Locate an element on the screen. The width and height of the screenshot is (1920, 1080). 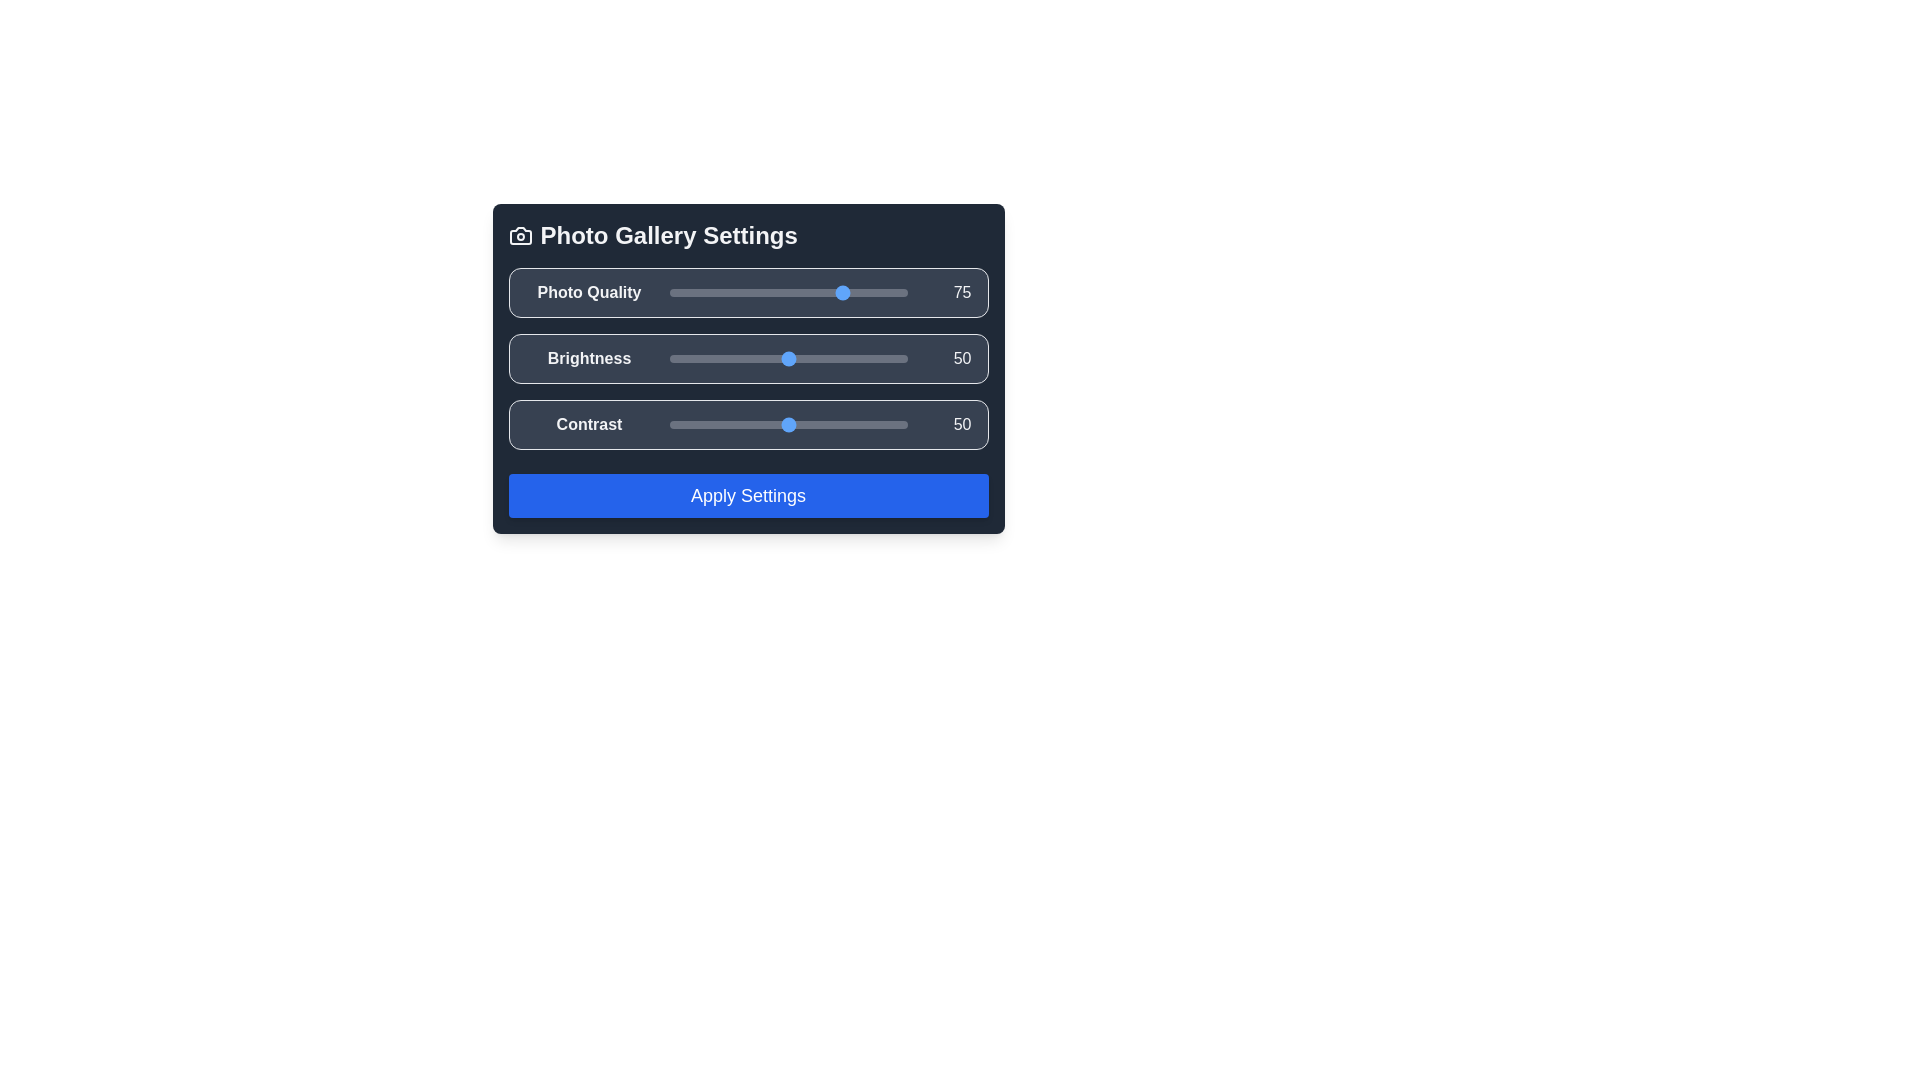
the Configuration Panel labeled 'Photo Gallery Settings' to view and understand the current settings is located at coordinates (747, 369).